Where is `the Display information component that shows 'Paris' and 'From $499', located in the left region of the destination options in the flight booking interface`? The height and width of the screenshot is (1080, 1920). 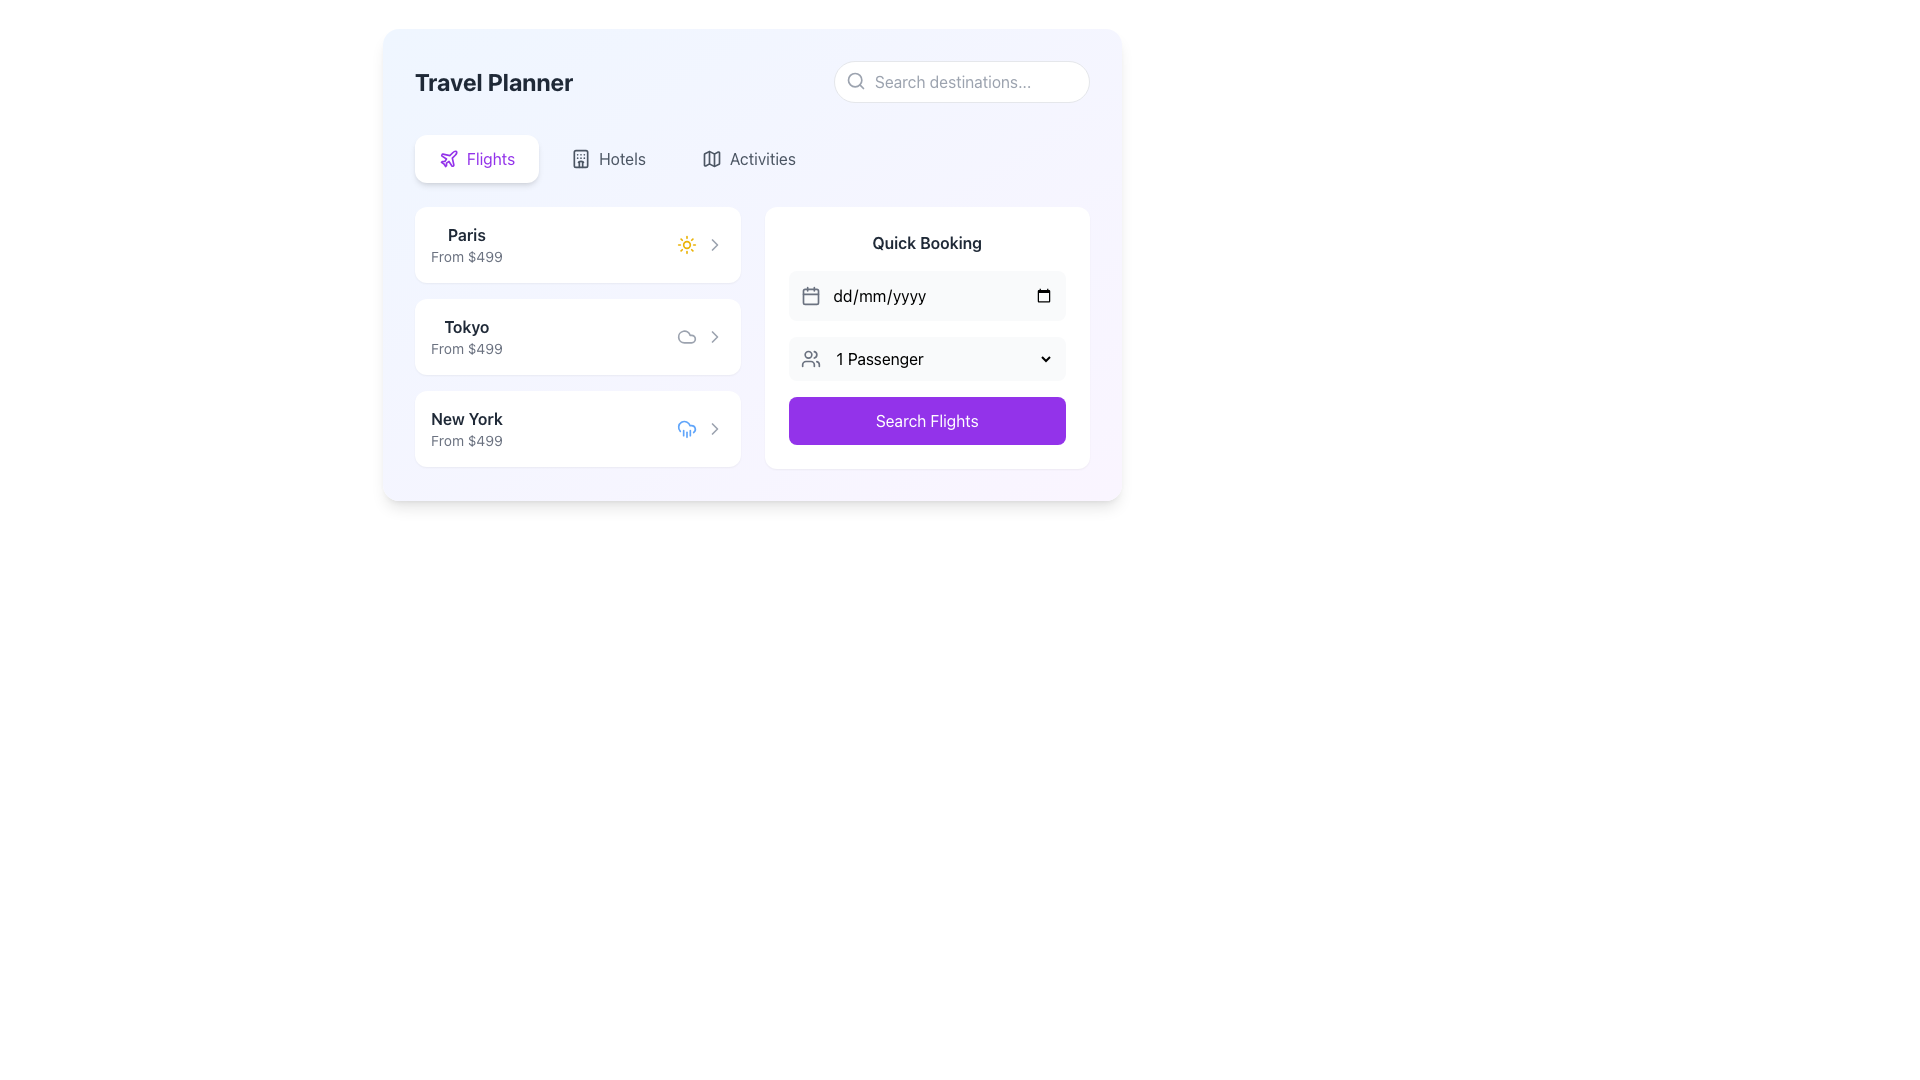
the Display information component that shows 'Paris' and 'From $499', located in the left region of the destination options in the flight booking interface is located at coordinates (465, 244).